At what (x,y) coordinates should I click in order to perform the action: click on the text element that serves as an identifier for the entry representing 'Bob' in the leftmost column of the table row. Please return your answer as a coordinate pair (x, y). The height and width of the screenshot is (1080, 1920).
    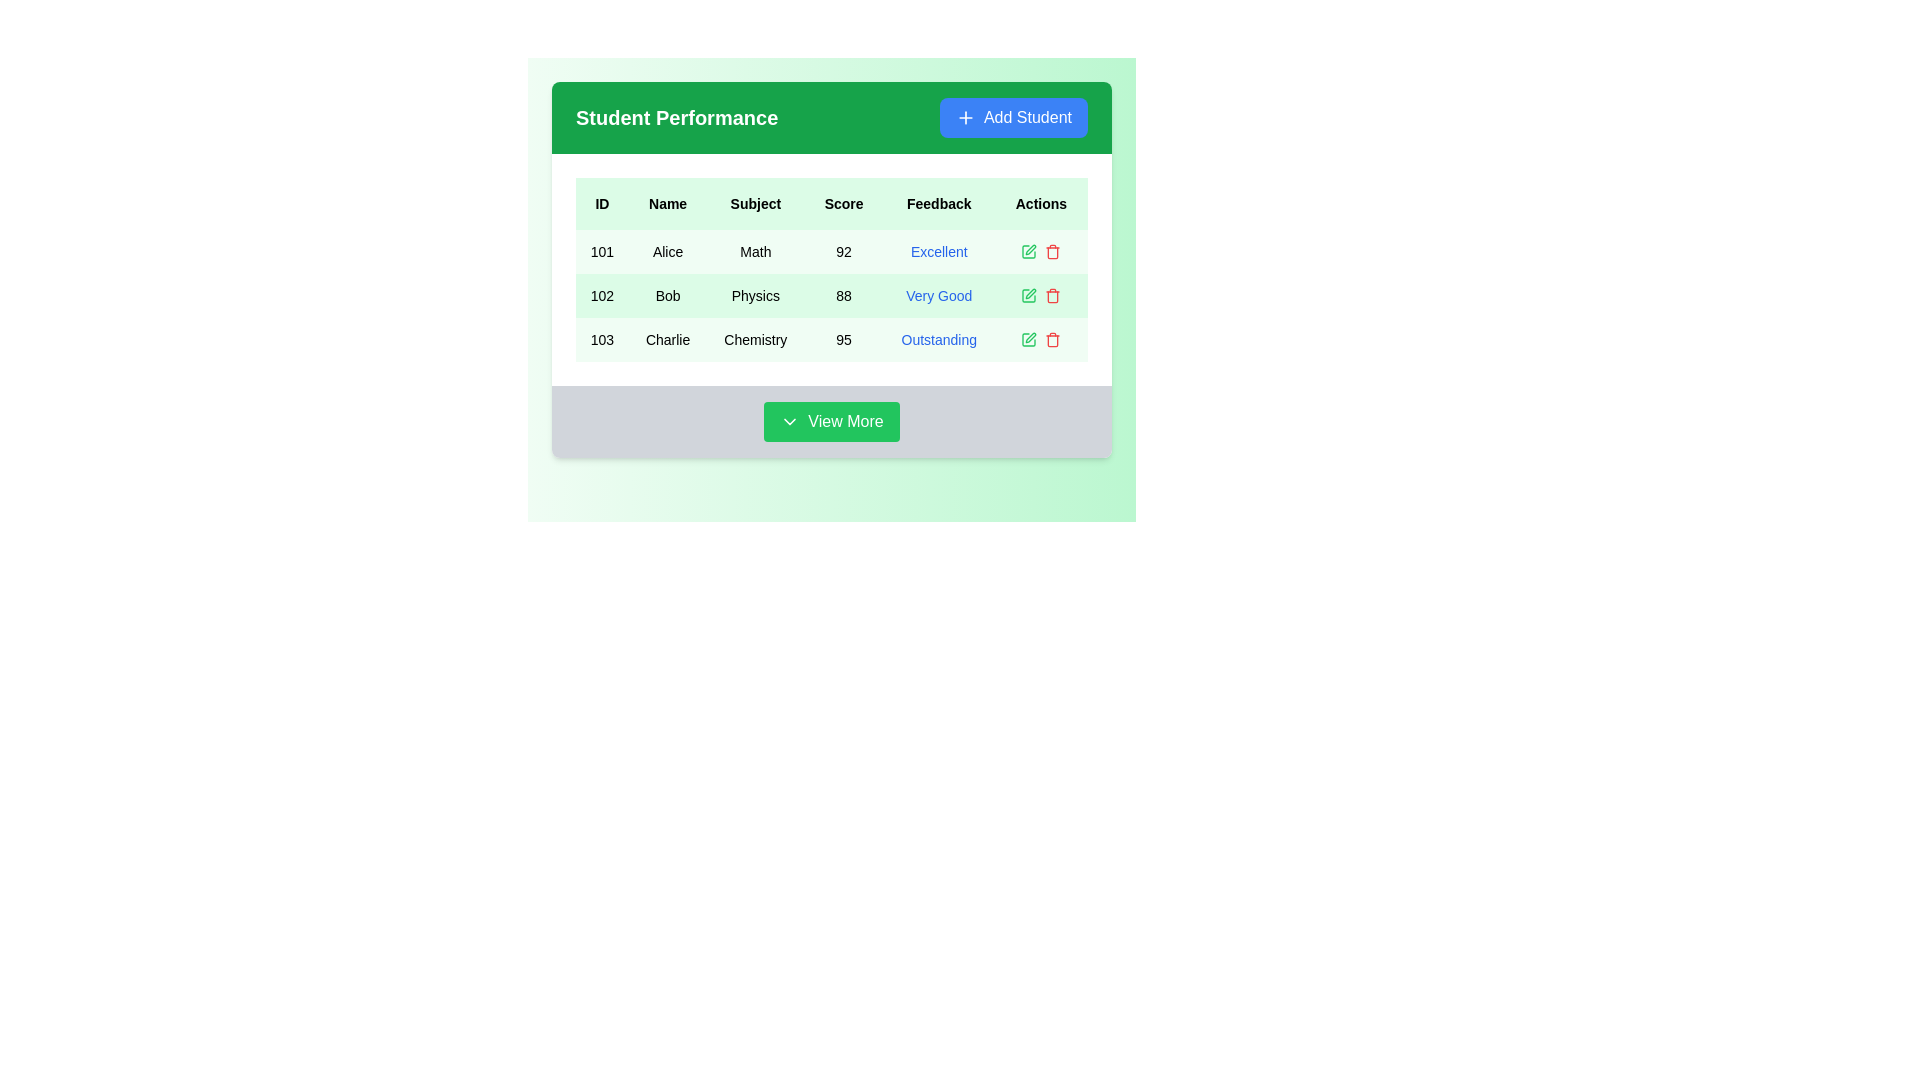
    Looking at the image, I should click on (601, 296).